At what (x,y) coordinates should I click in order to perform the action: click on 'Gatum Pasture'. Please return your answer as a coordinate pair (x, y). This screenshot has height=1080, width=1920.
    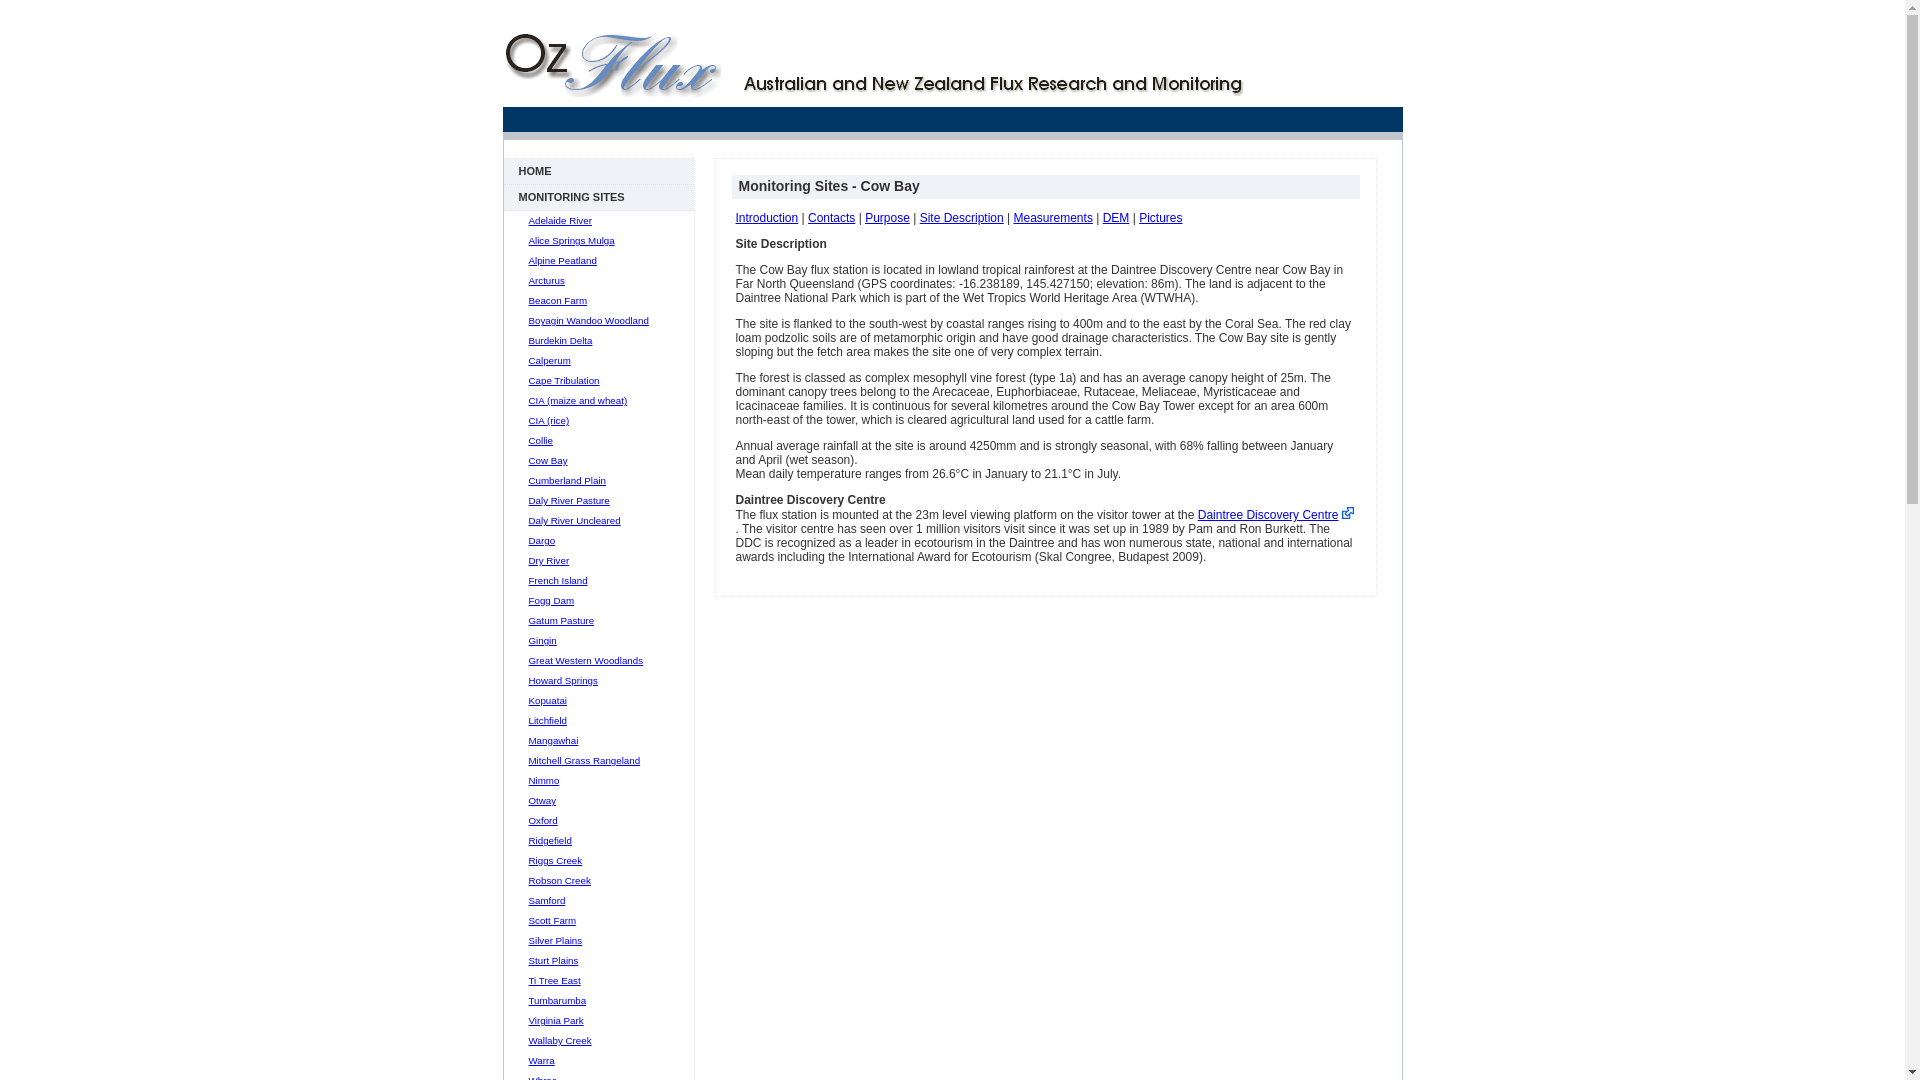
    Looking at the image, I should click on (560, 619).